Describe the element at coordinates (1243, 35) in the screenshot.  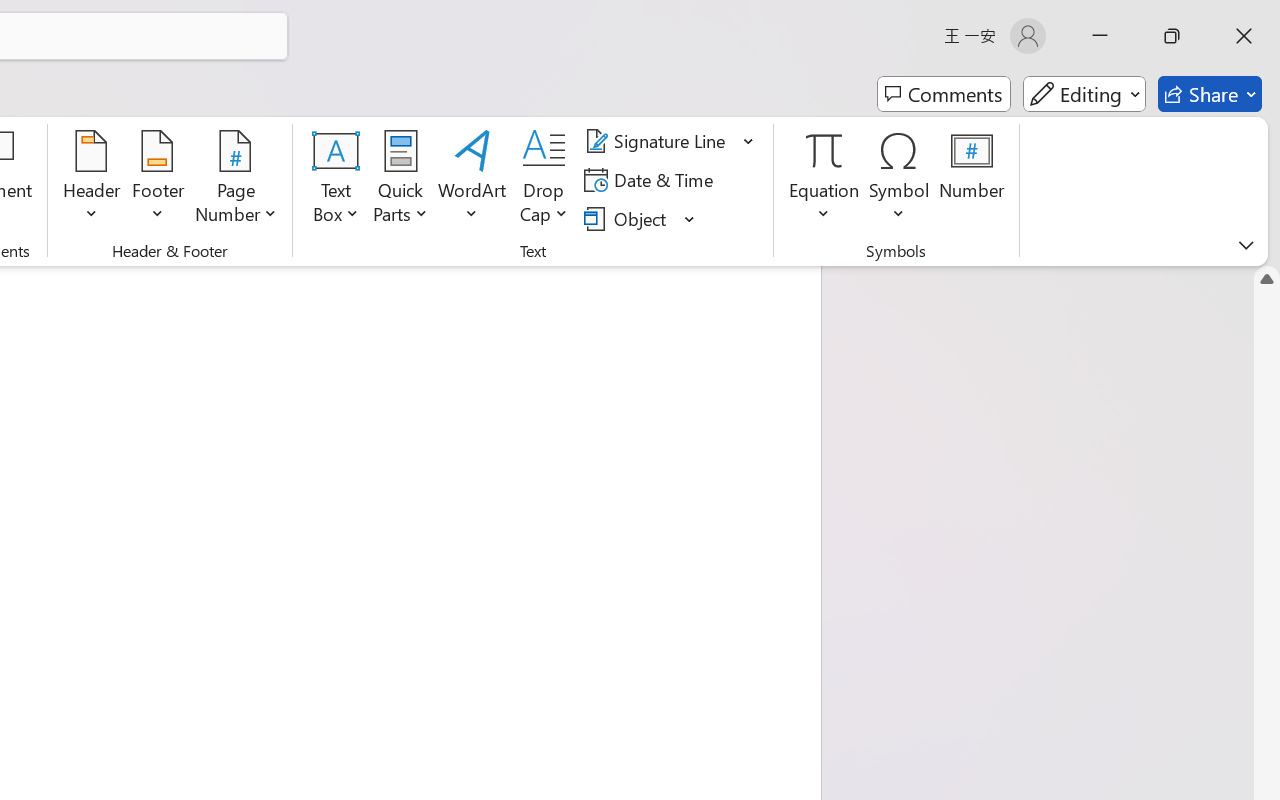
I see `'Close'` at that location.